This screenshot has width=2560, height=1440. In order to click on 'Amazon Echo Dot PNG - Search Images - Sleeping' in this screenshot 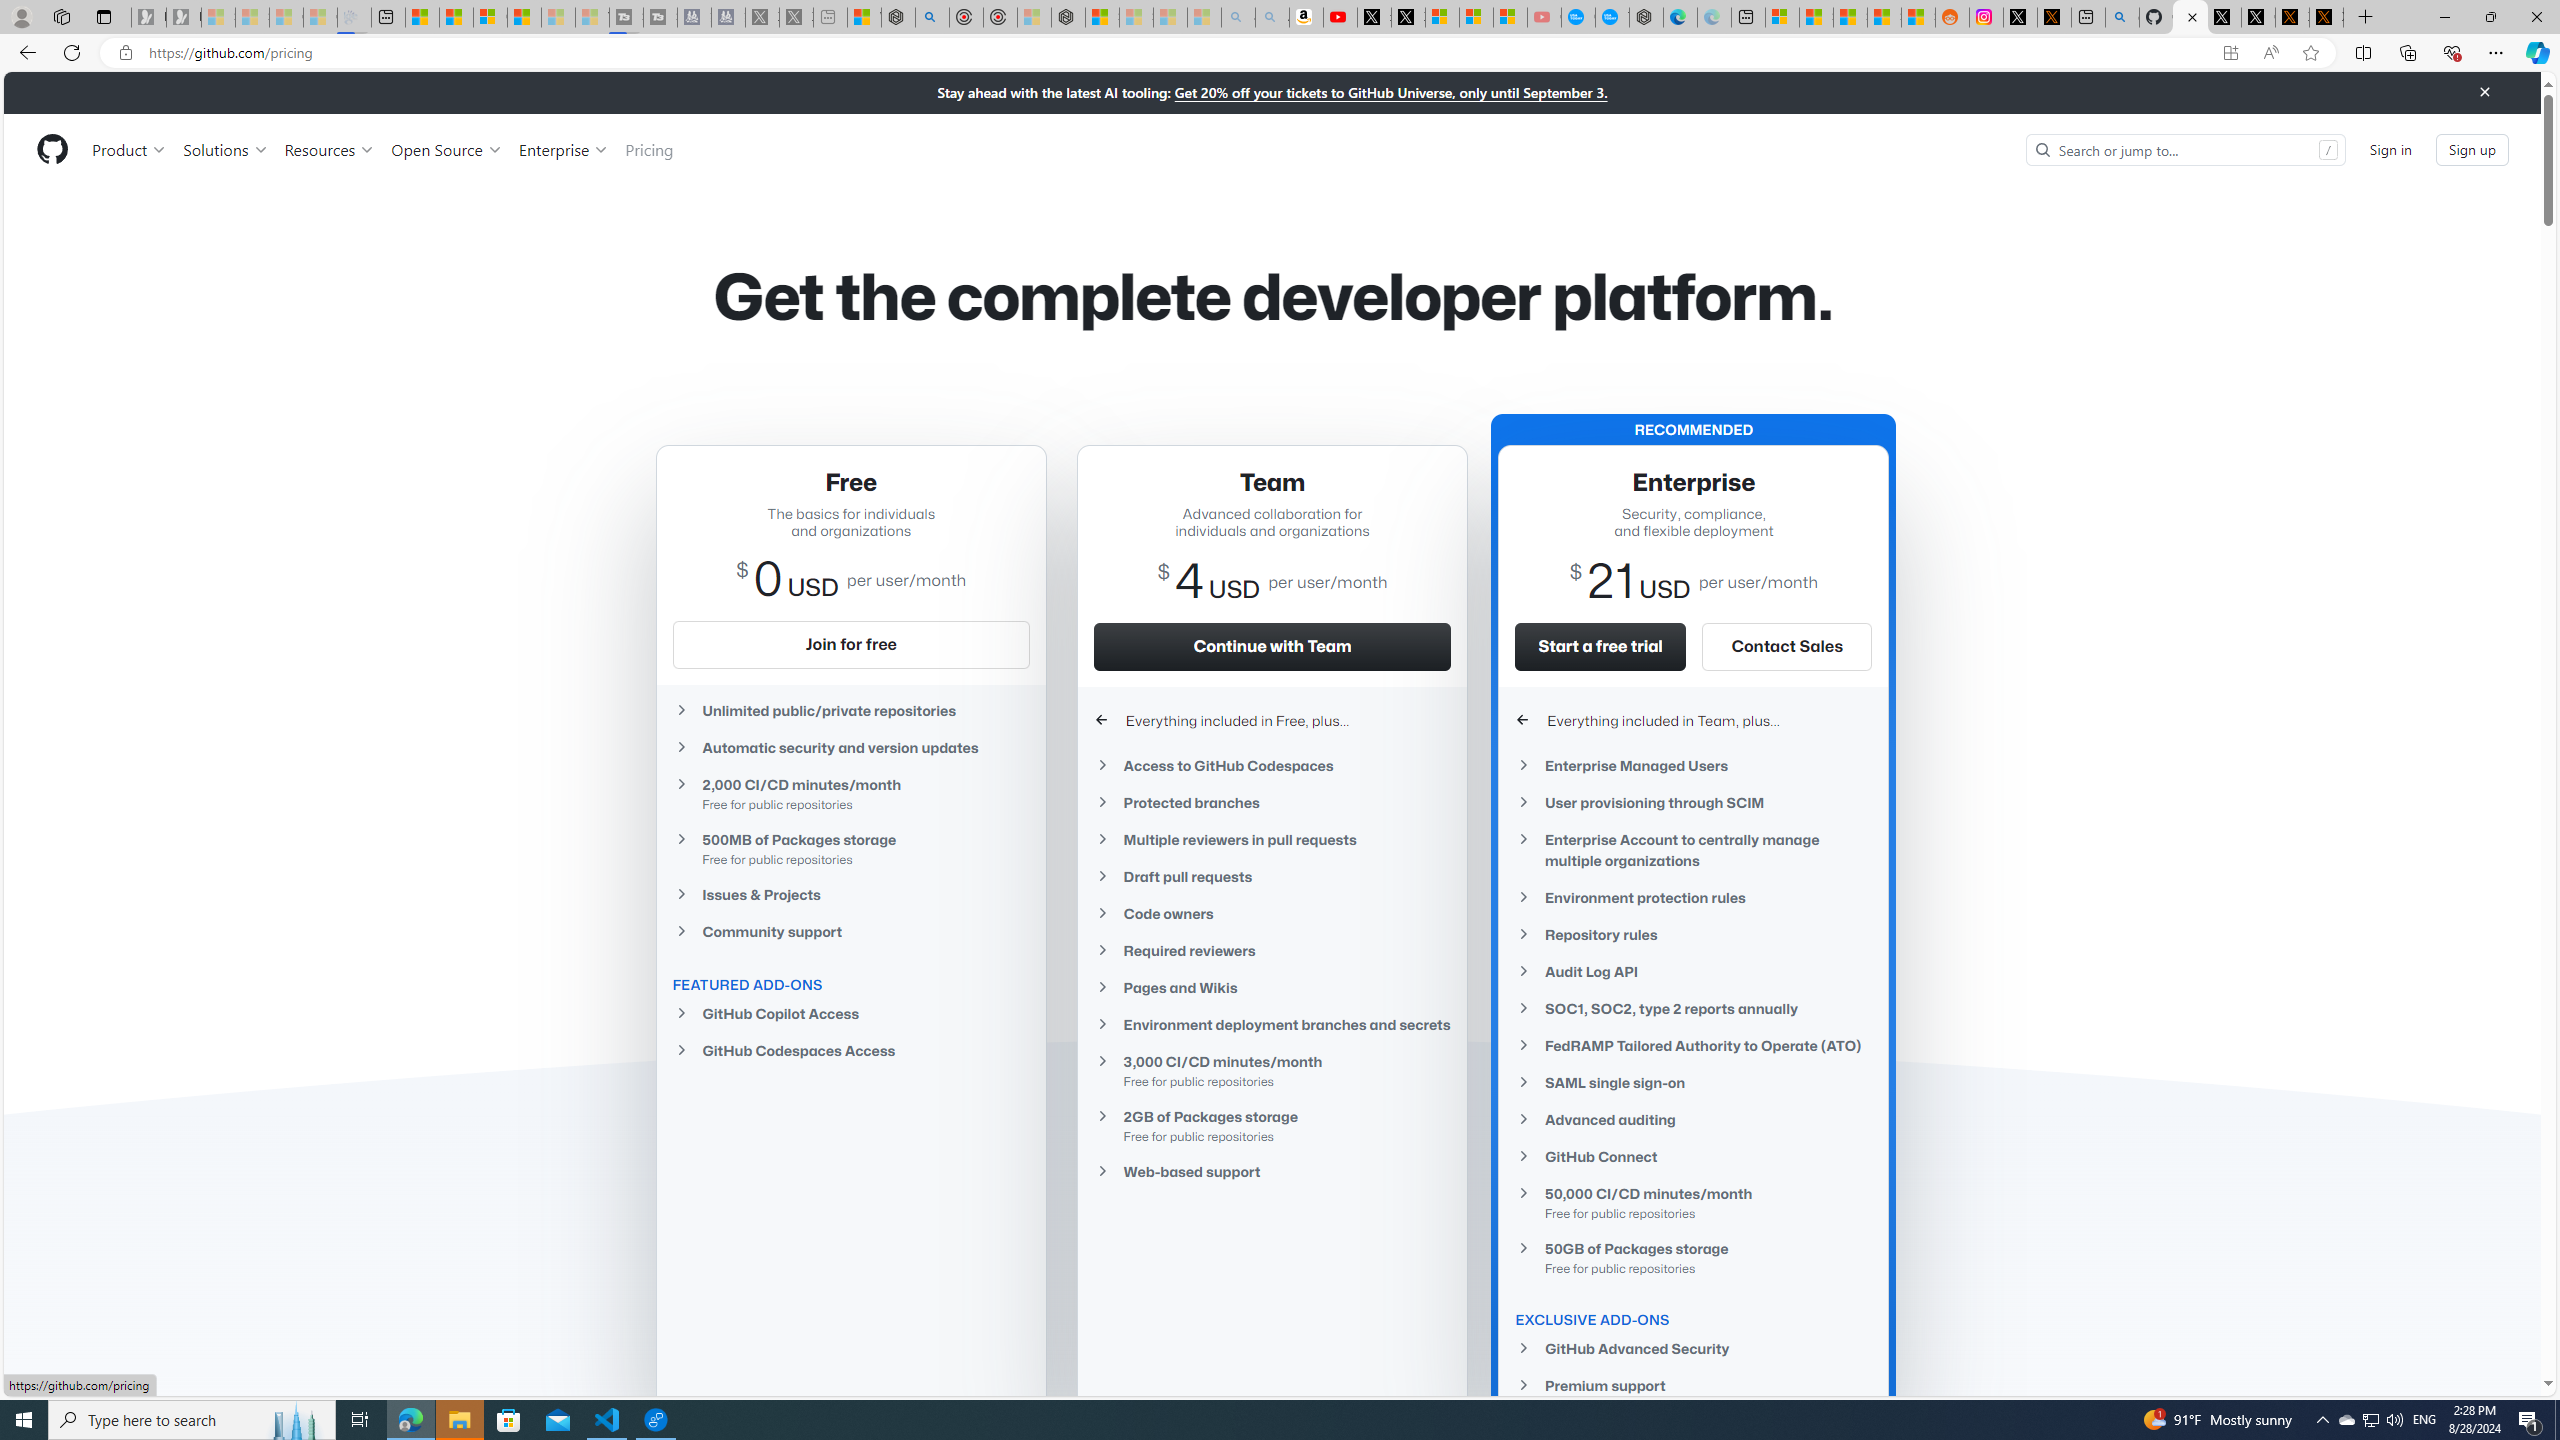, I will do `click(1271, 16)`.